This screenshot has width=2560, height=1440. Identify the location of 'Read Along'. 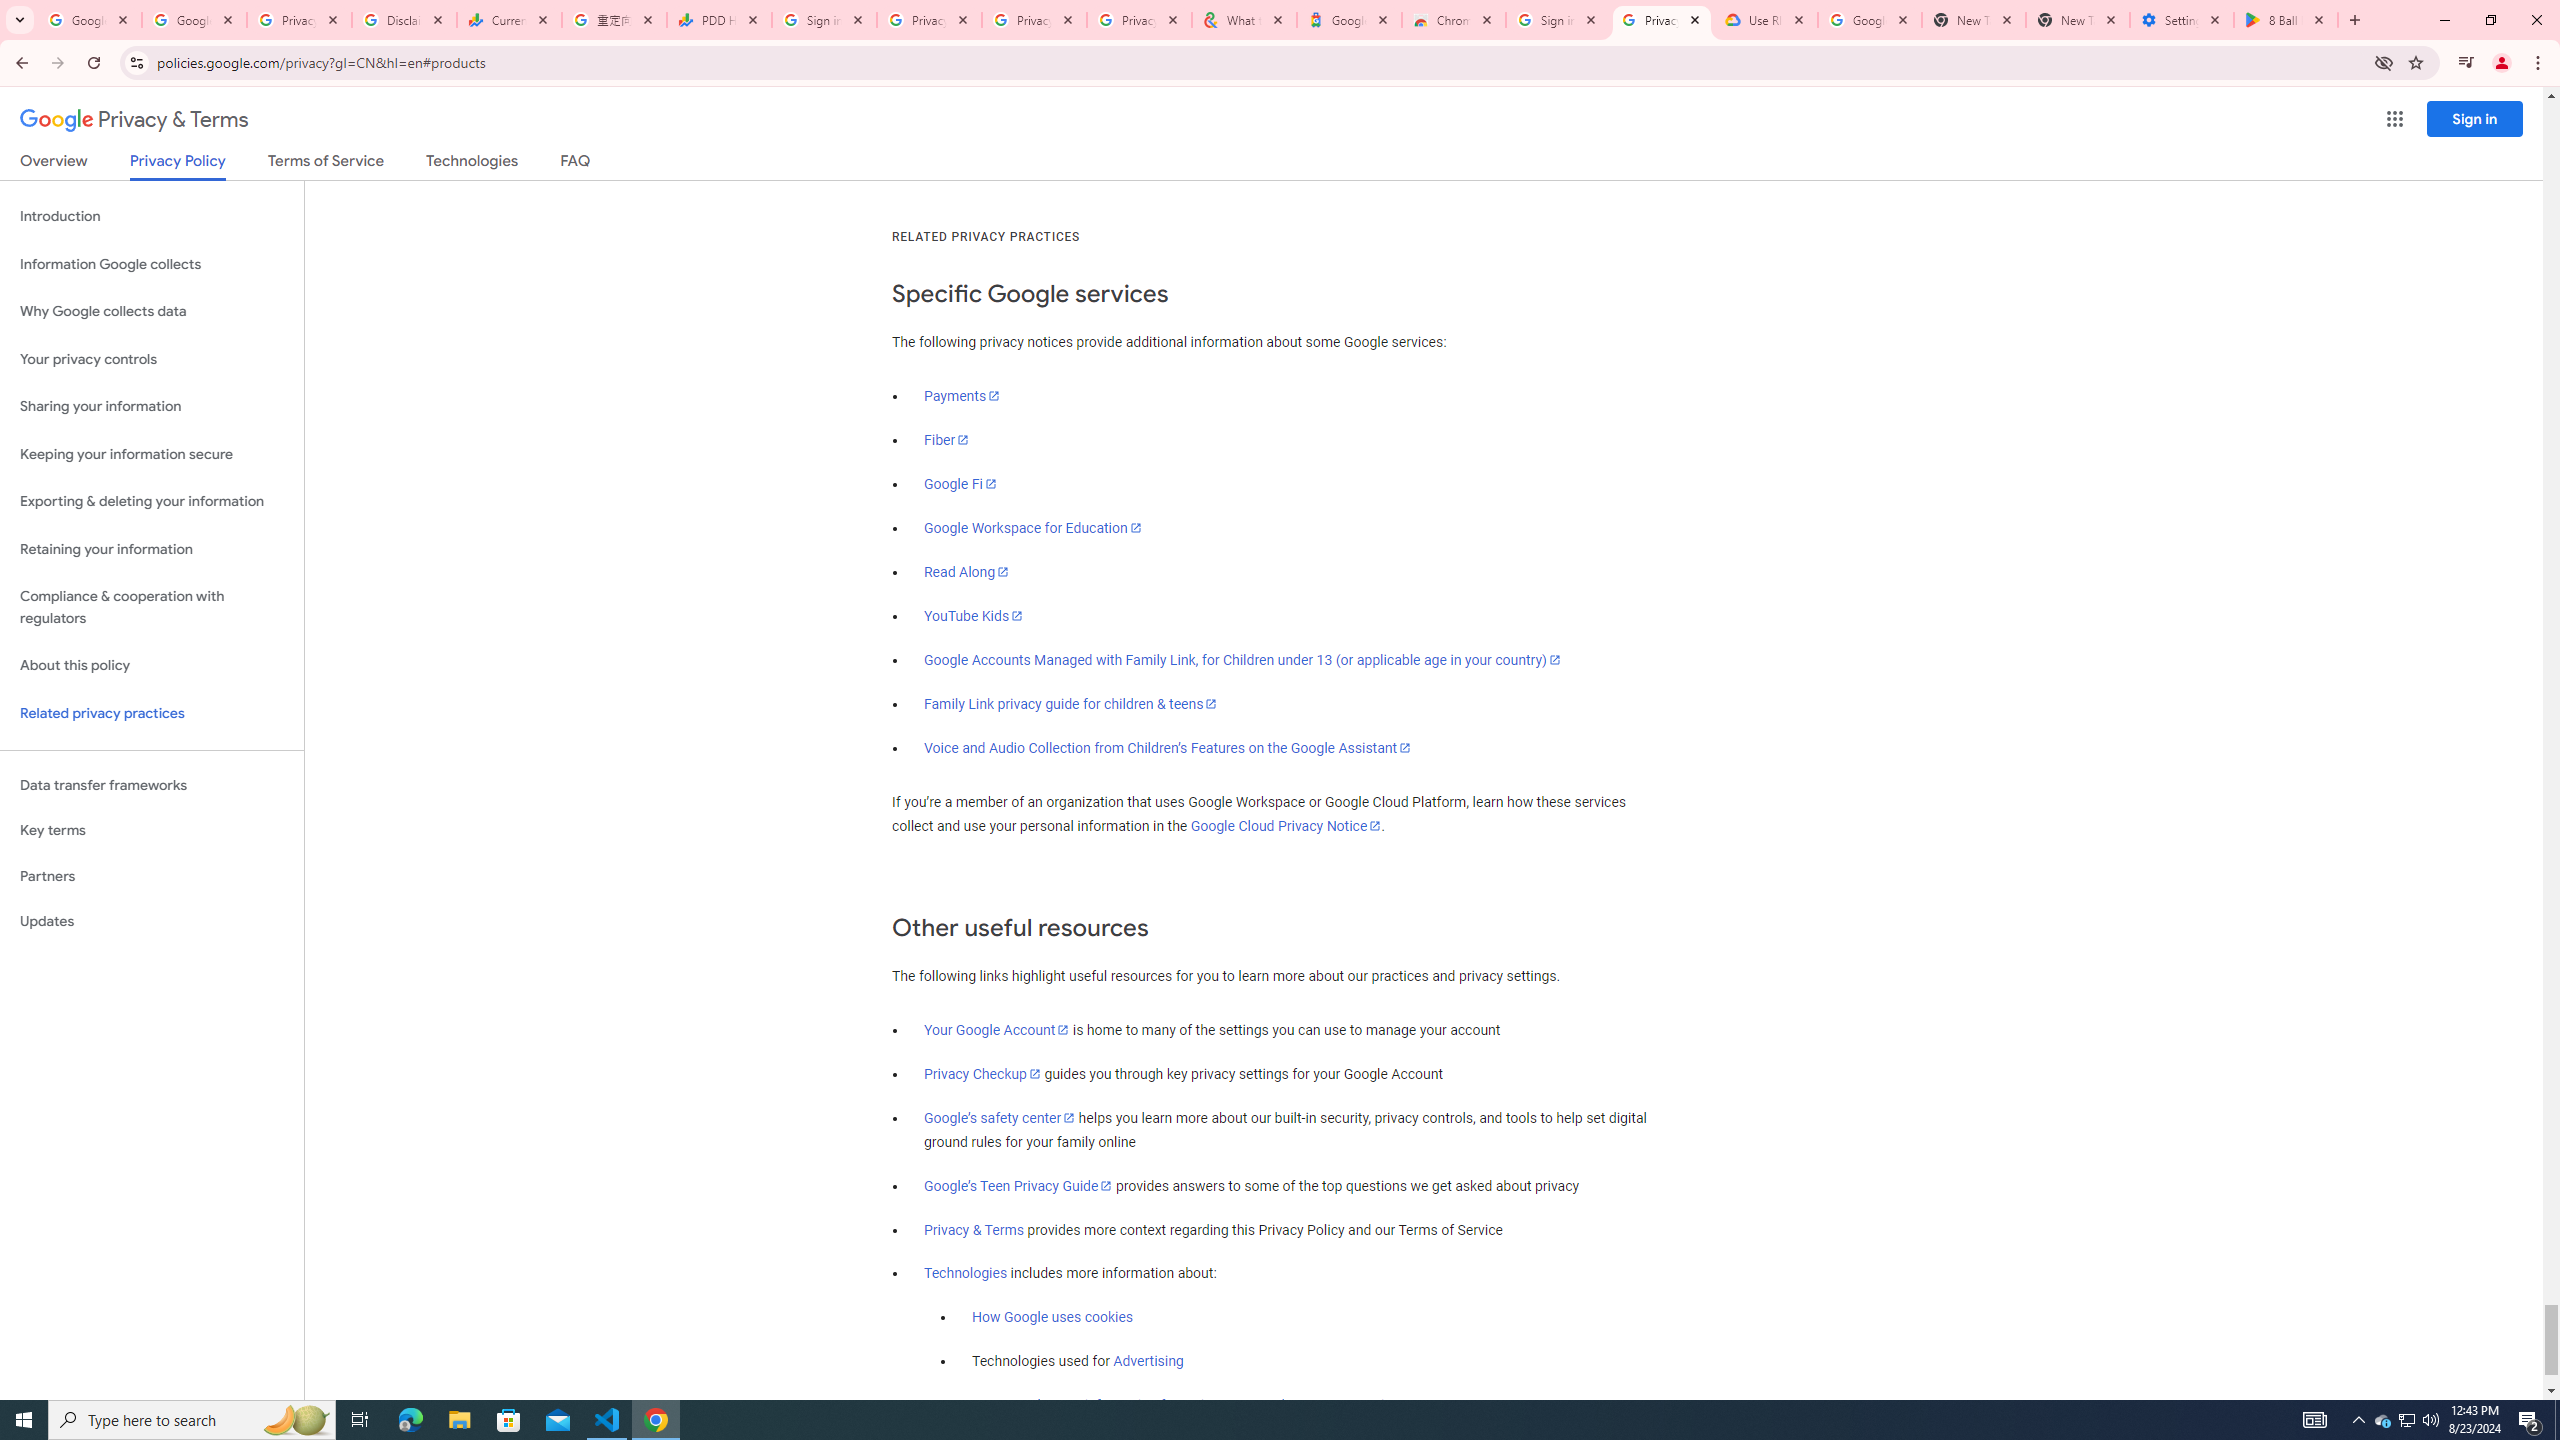
(966, 570).